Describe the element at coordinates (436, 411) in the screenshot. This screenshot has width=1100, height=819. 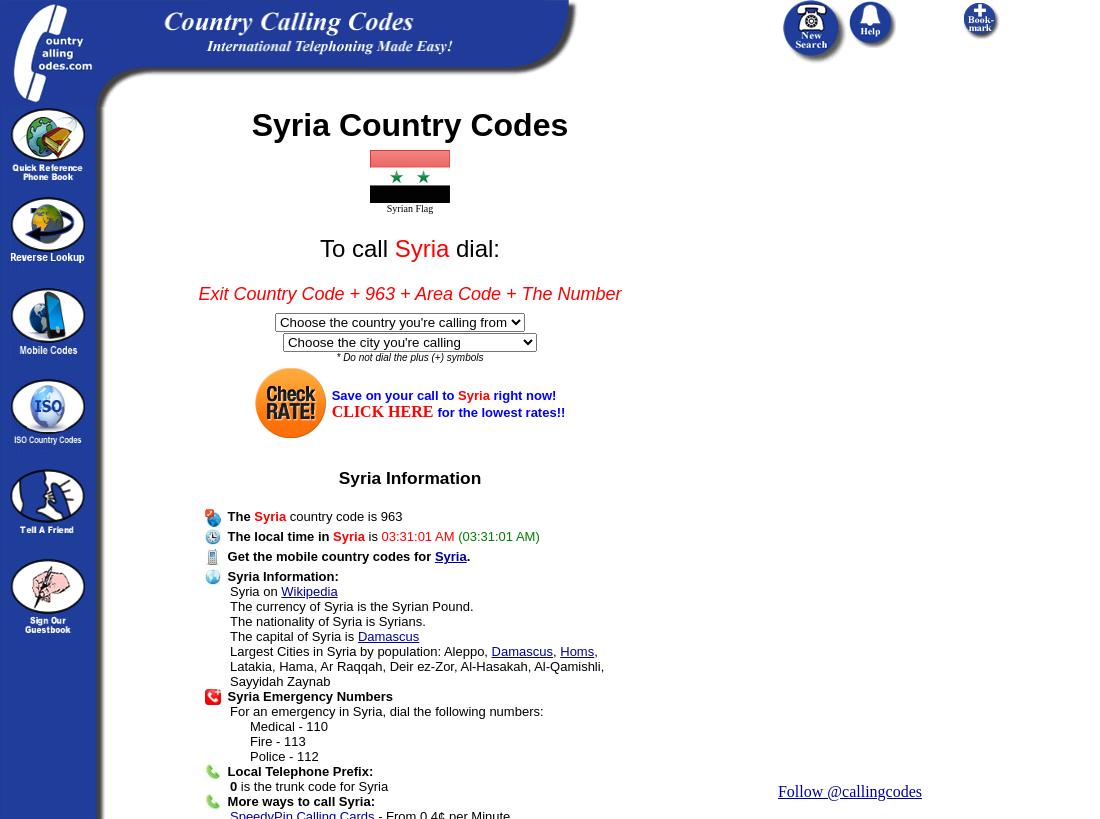
I see `'for the lowest rates!!'` at that location.